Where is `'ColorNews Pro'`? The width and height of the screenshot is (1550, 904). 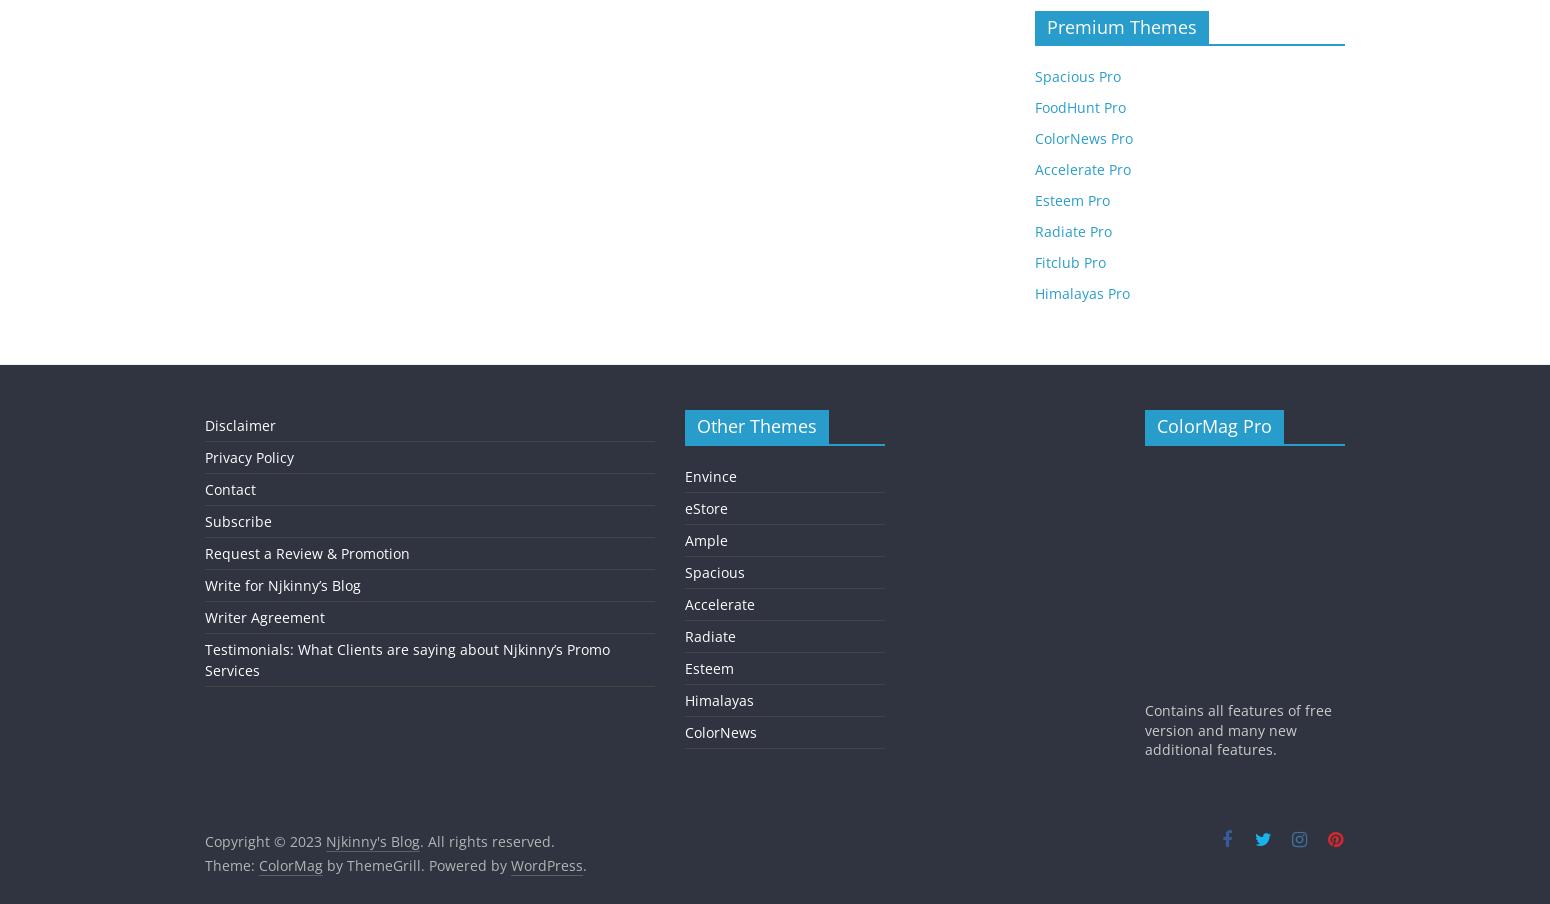
'ColorNews Pro' is located at coordinates (1084, 137).